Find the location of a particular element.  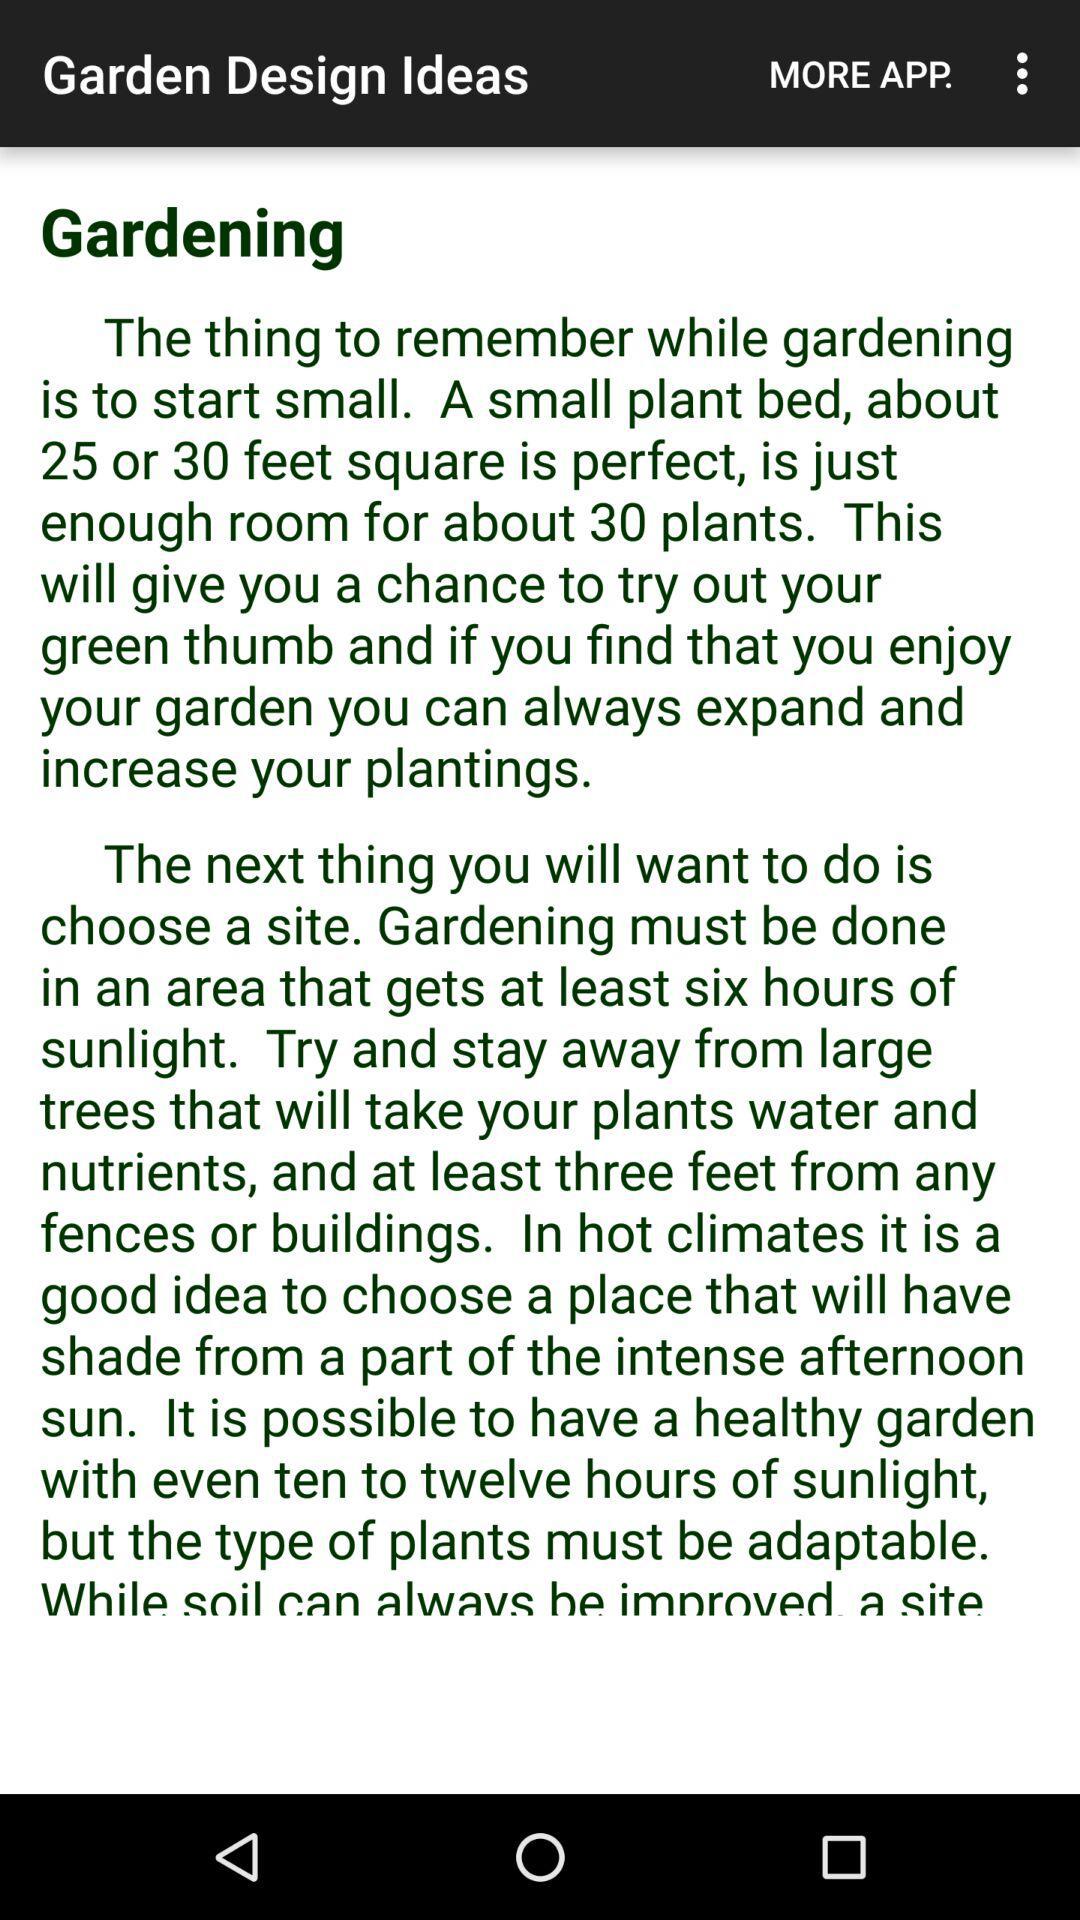

the icon next to the more app. item is located at coordinates (1027, 73).